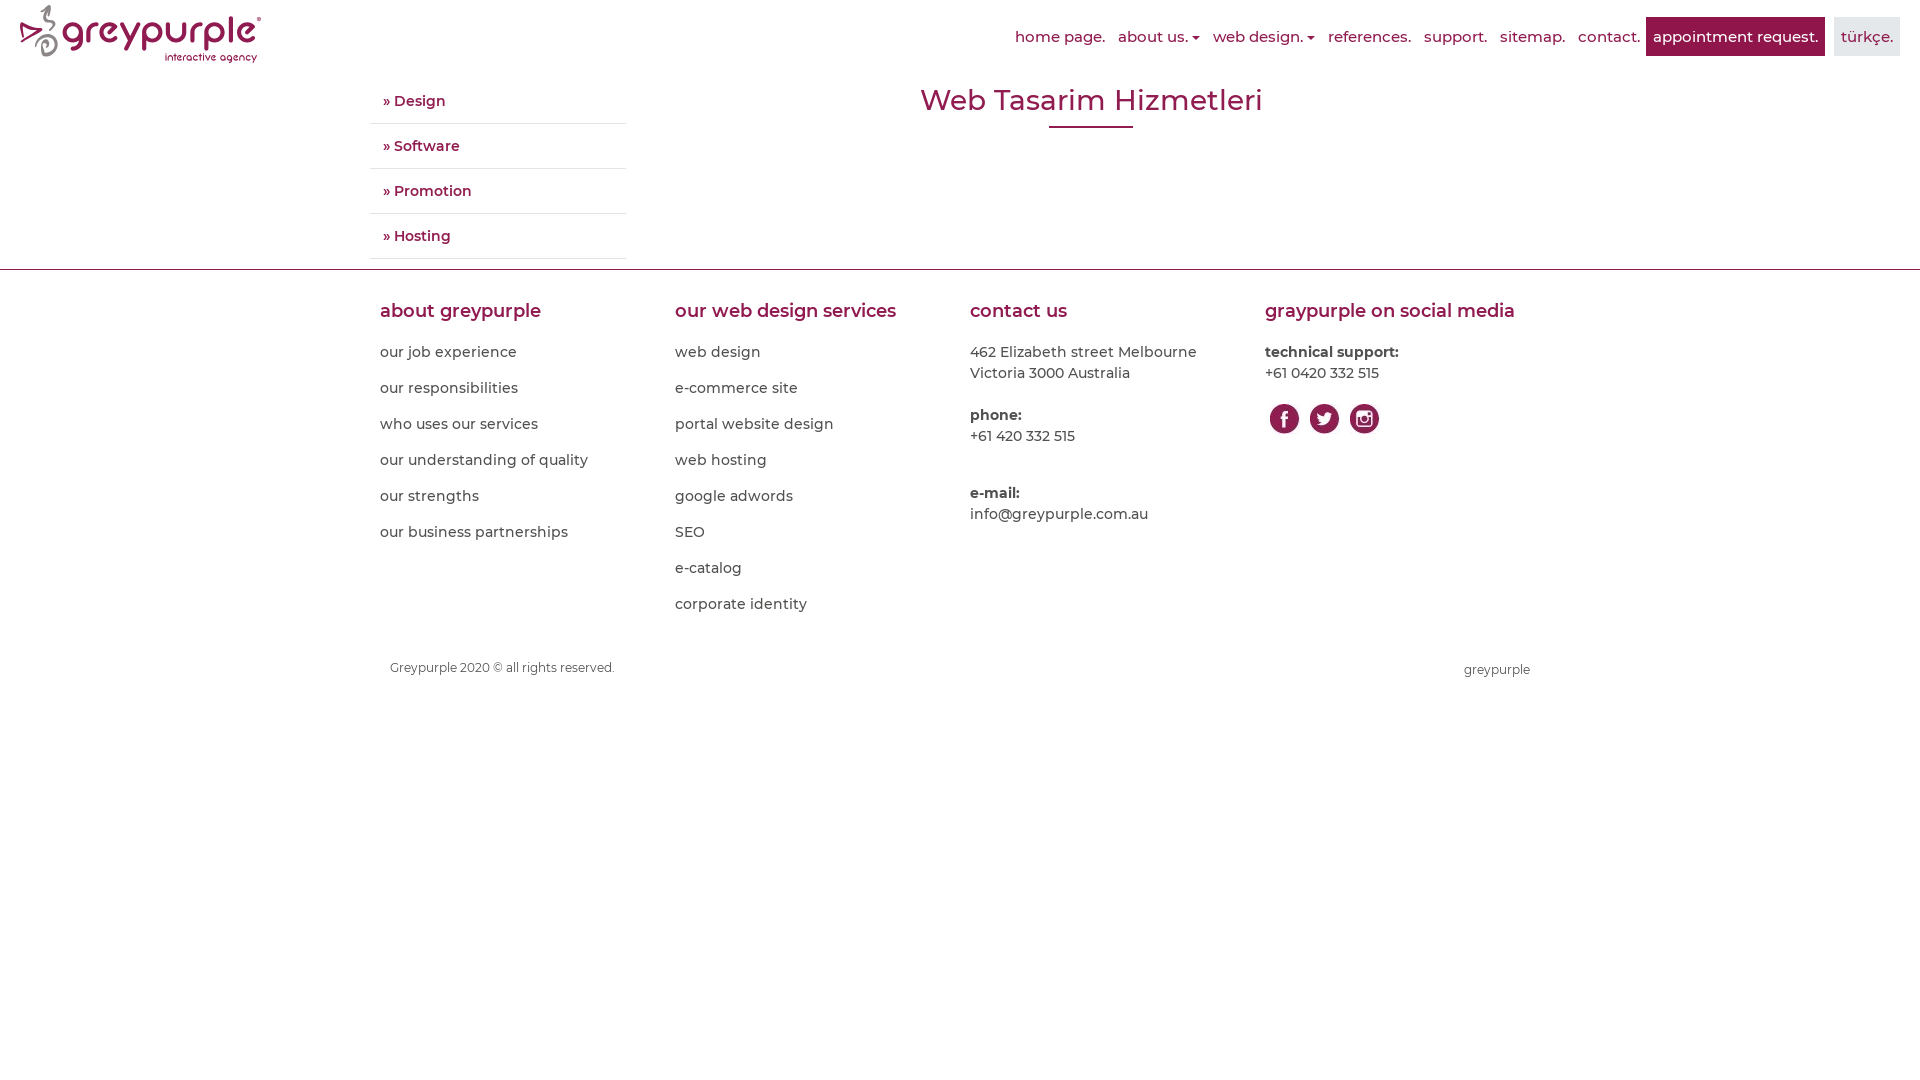  I want to click on 'web design.', so click(1262, 36).